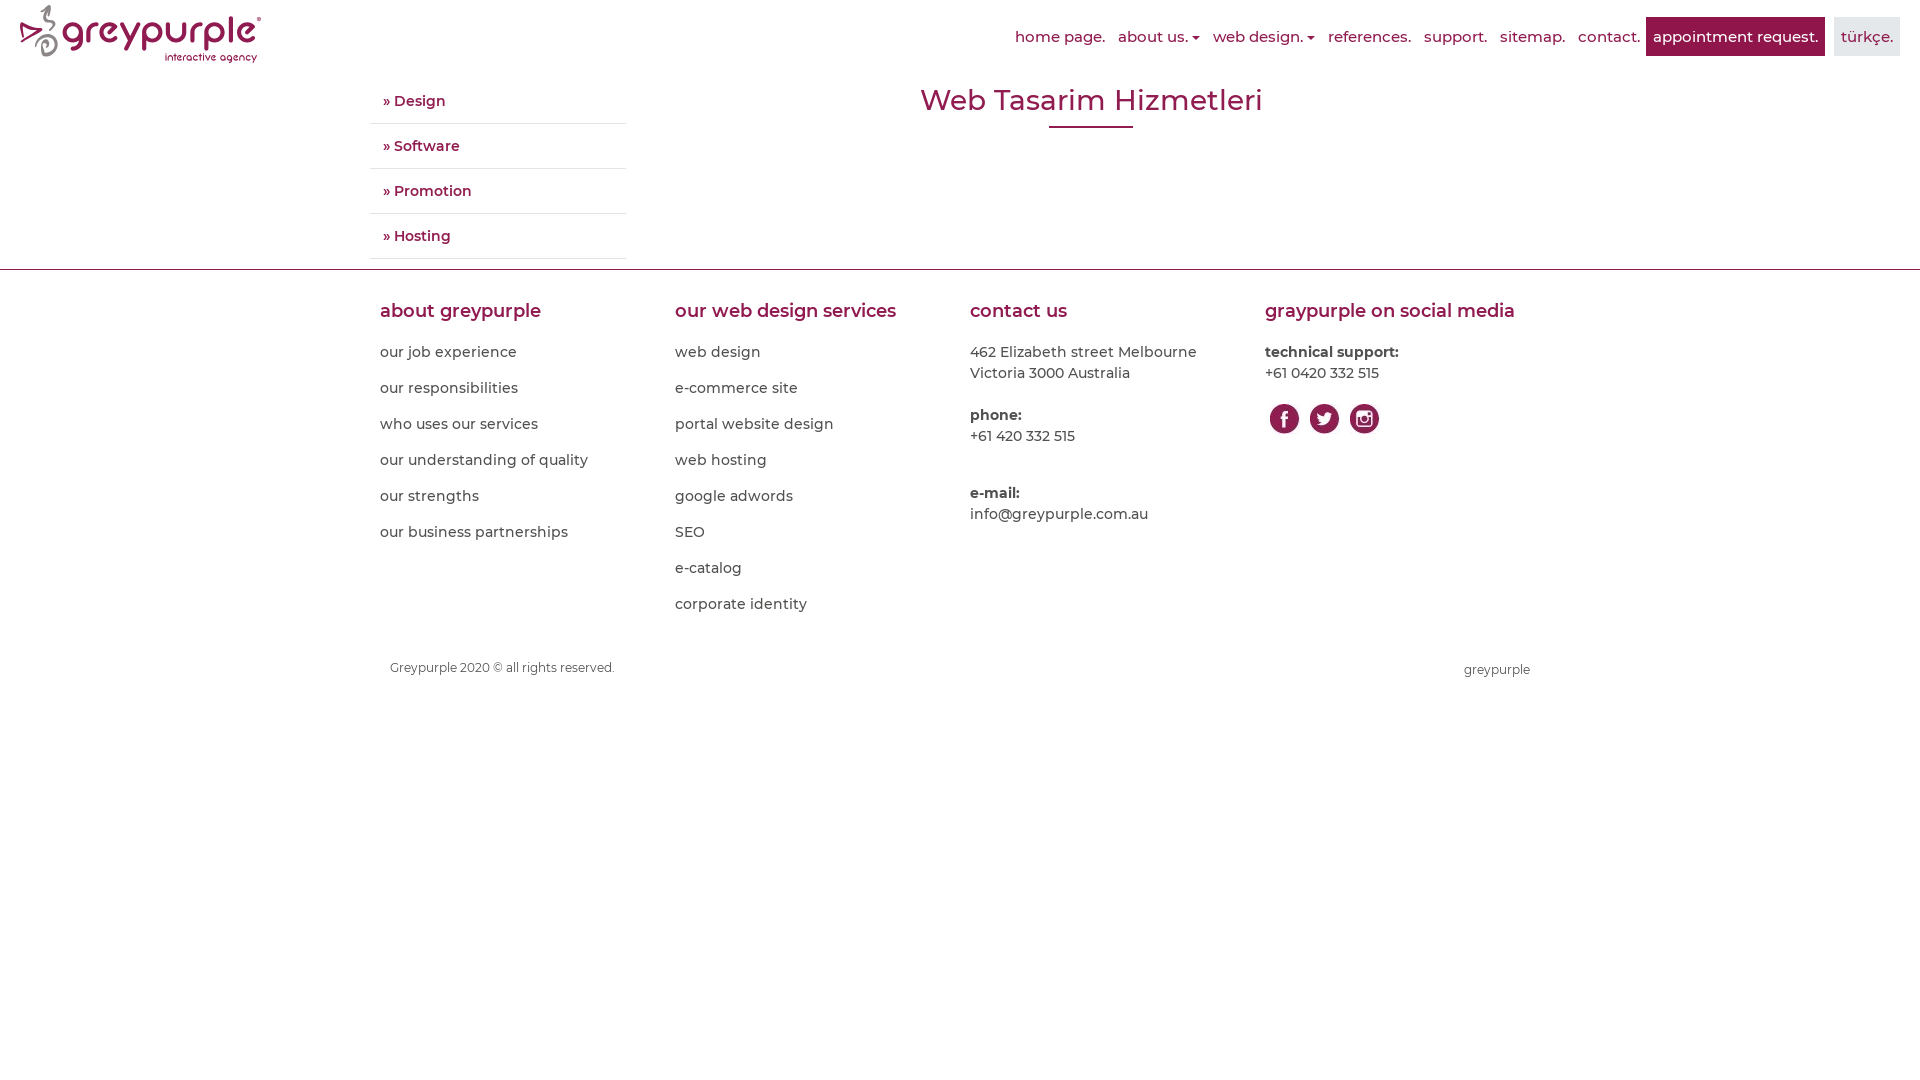  I want to click on 'web design.', so click(1262, 36).